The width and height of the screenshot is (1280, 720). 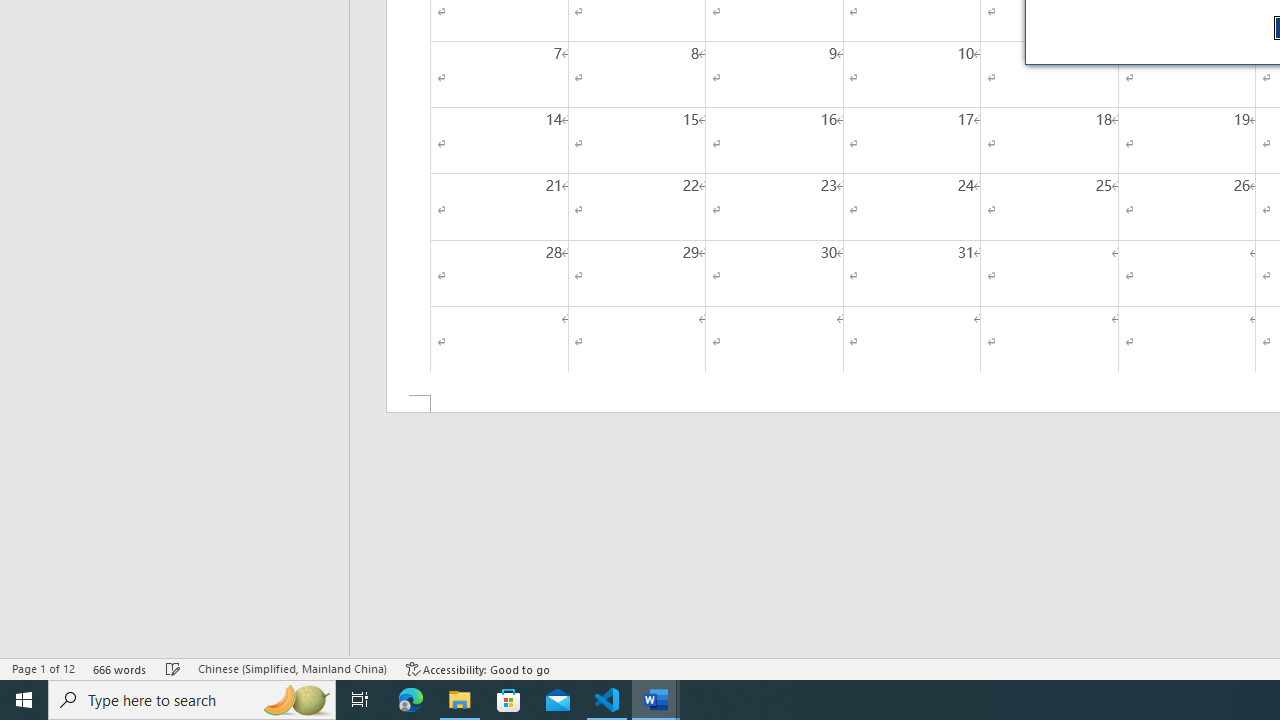 What do you see at coordinates (43, 669) in the screenshot?
I see `'Page Number Page 1 of 12'` at bounding box center [43, 669].